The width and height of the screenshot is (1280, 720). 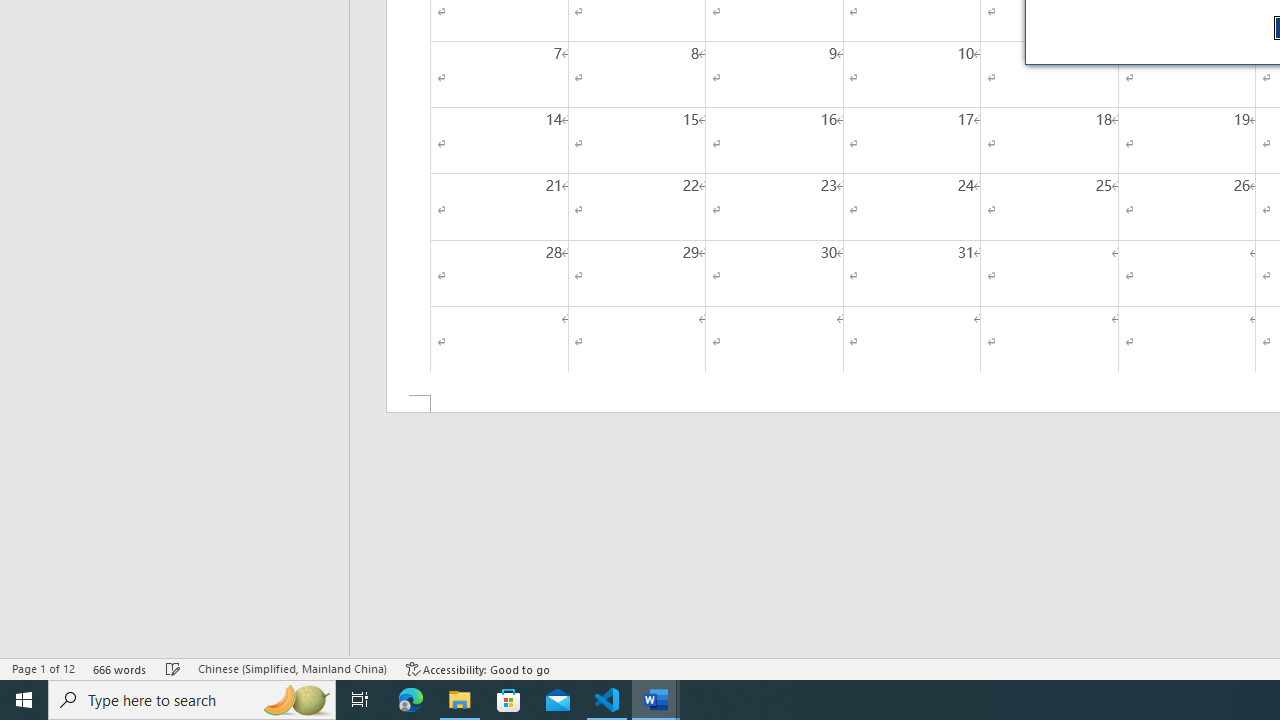 What do you see at coordinates (43, 669) in the screenshot?
I see `'Page Number Page 1 of 12'` at bounding box center [43, 669].